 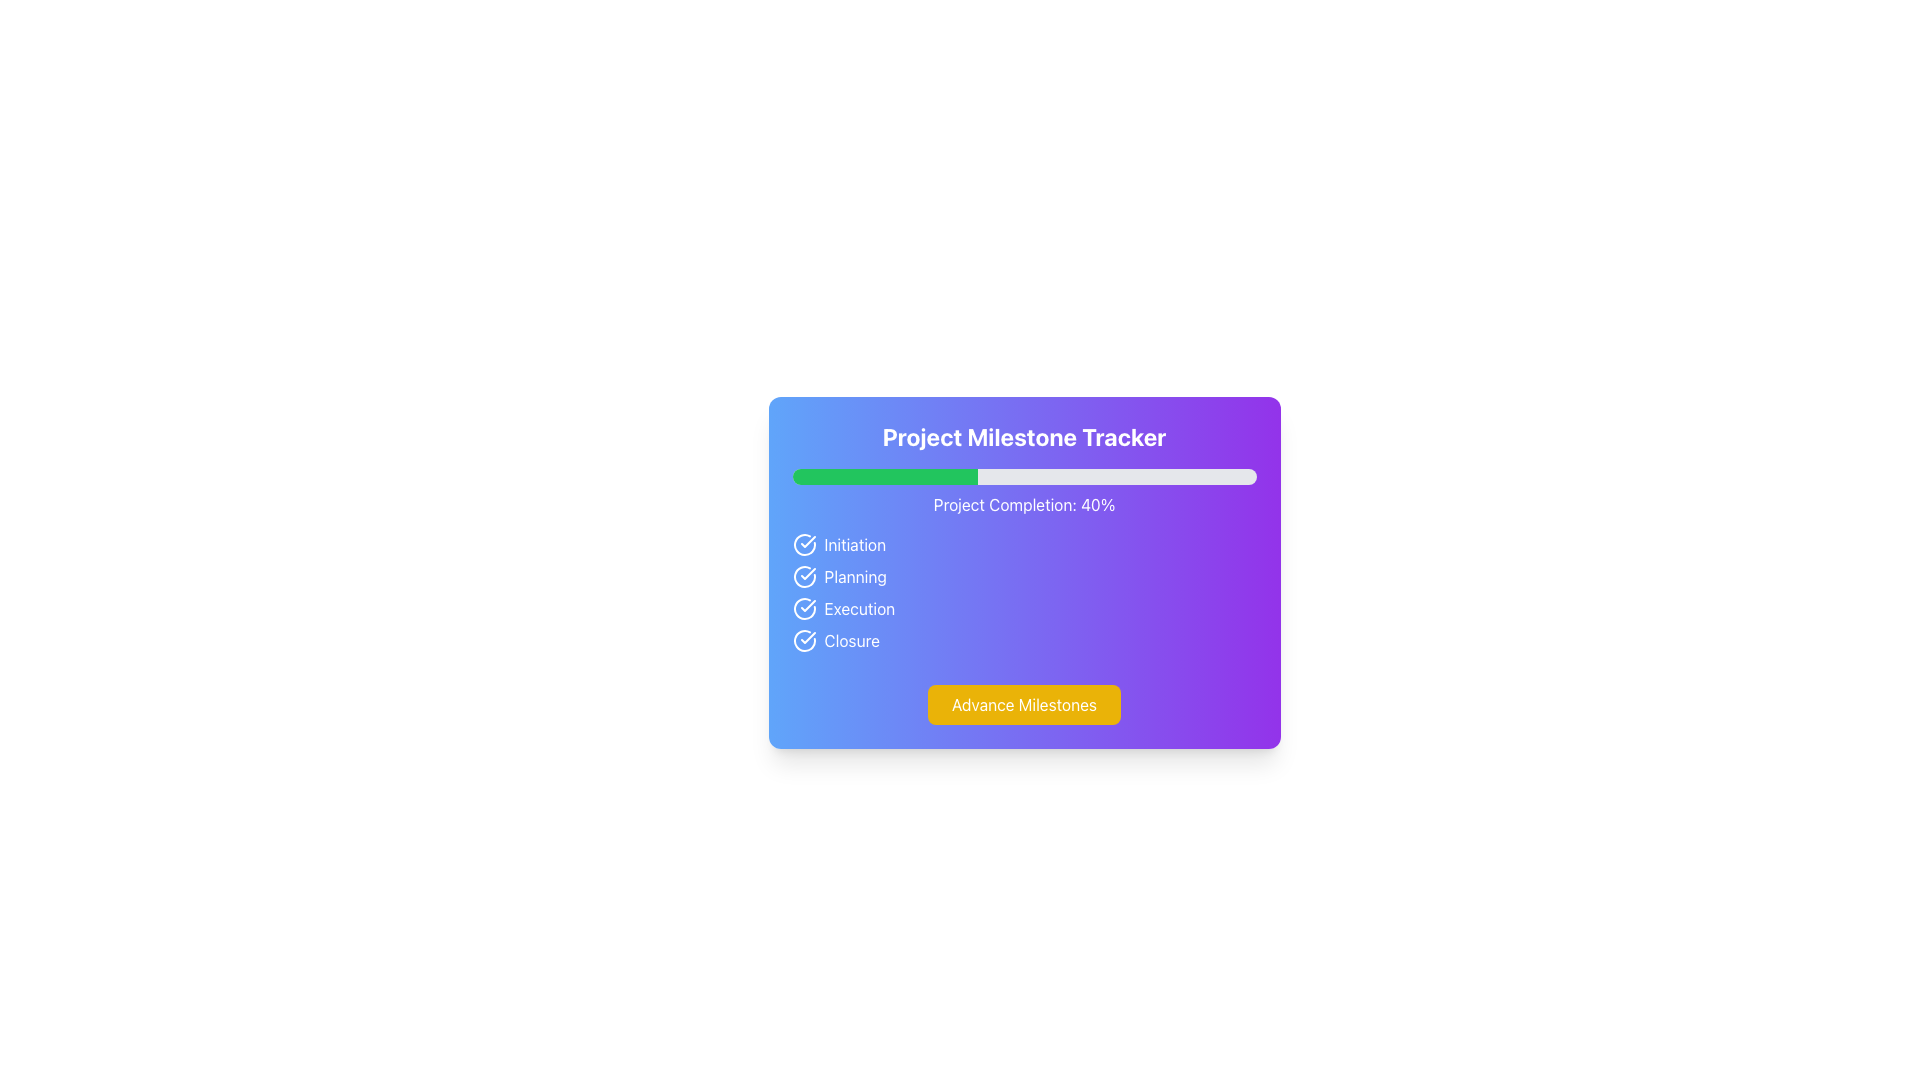 What do you see at coordinates (1024, 477) in the screenshot?
I see `the Progress bar that visualizes 40% completion, located under 'Project Milestone Tracker' and above 'Project Completion: 40%'` at bounding box center [1024, 477].